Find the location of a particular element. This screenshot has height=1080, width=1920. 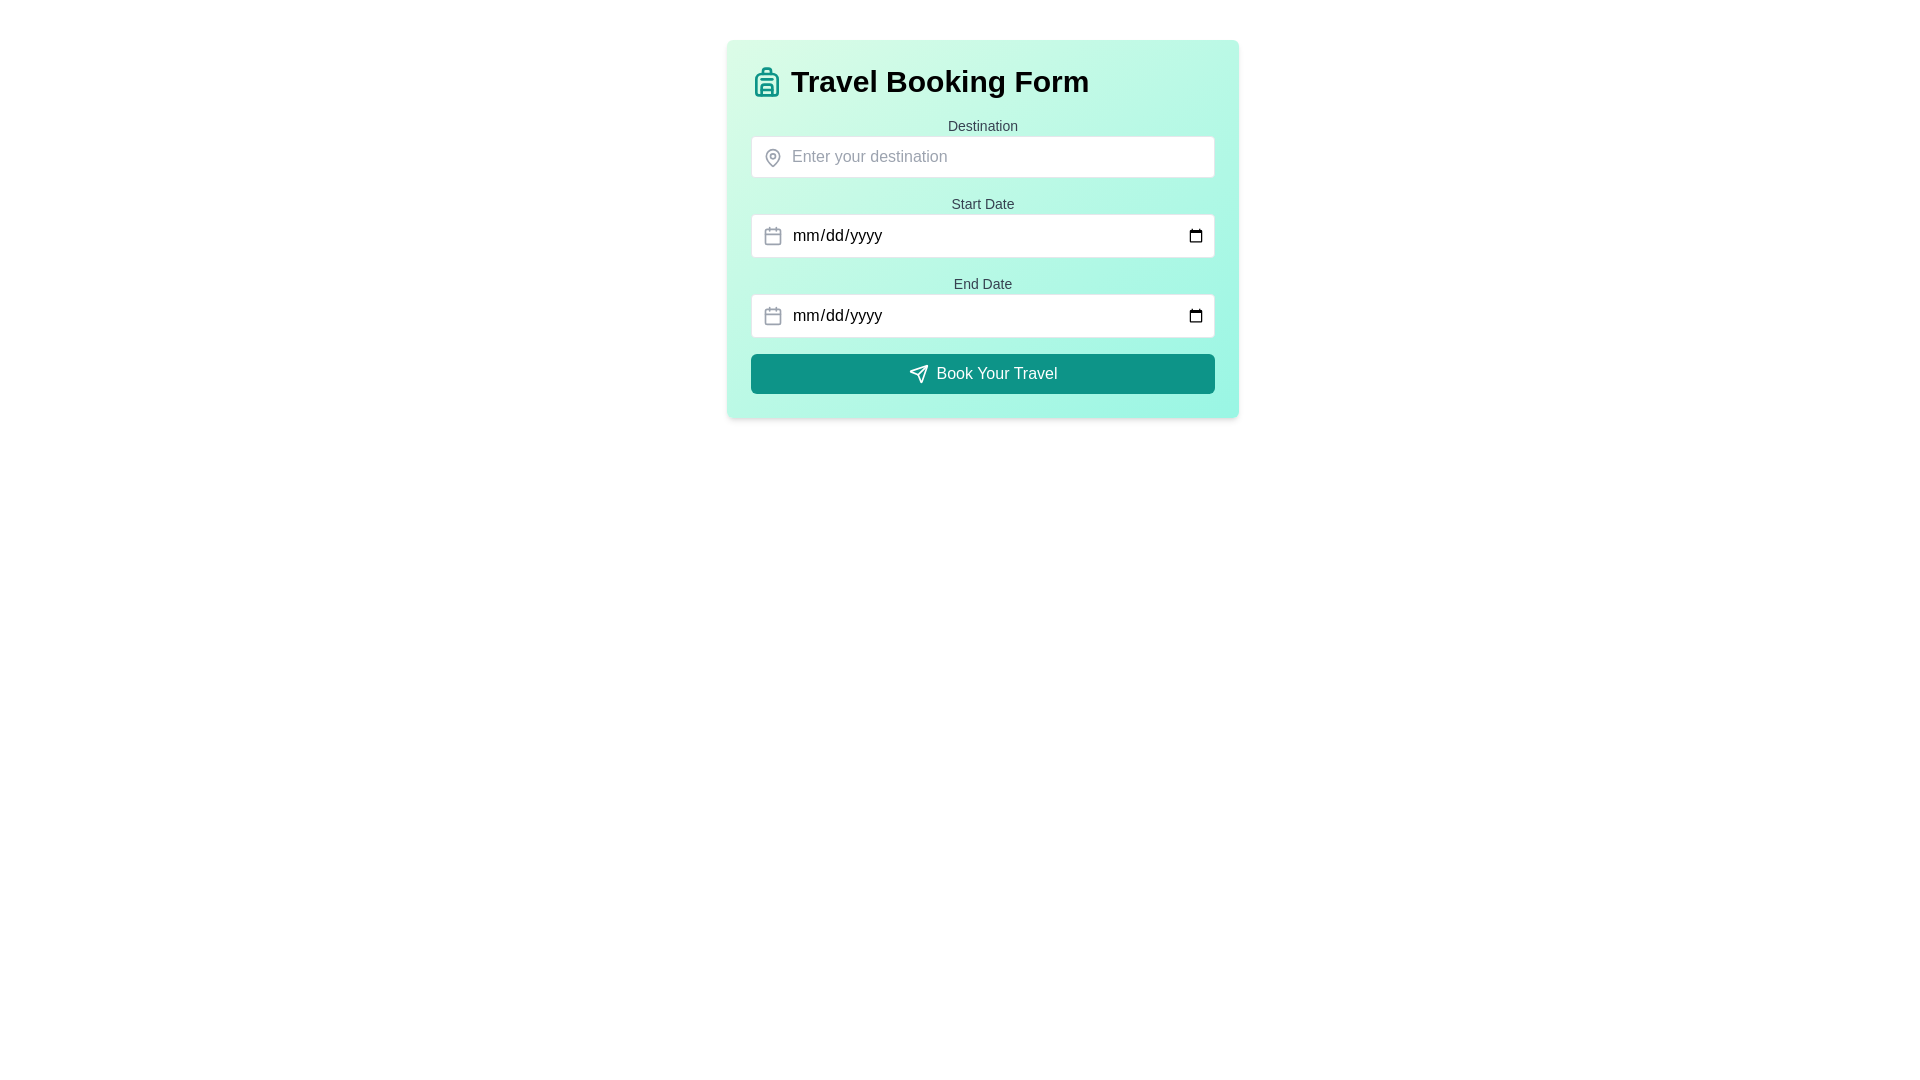

the 'Start Date' label, which displays the text in a small, bold, gray font, positioned above an input field with a calendar icon is located at coordinates (983, 204).